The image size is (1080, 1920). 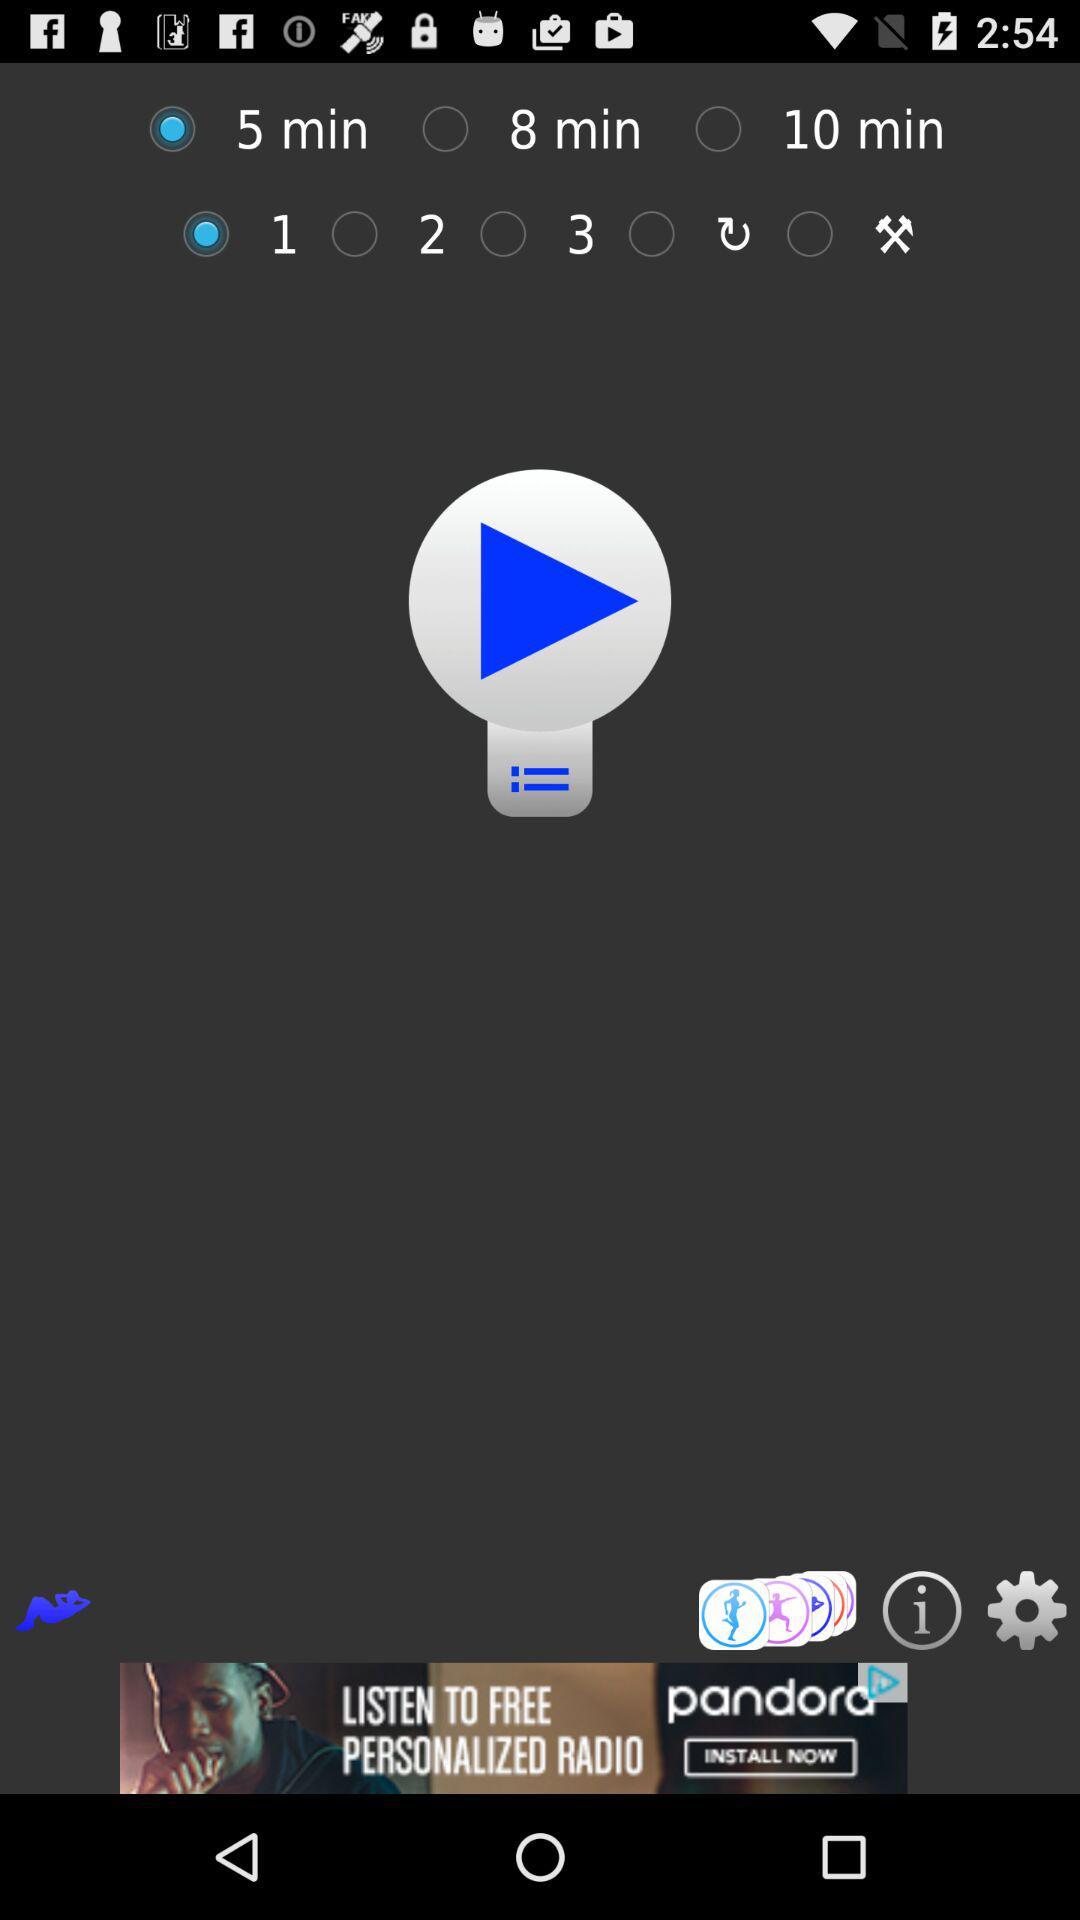 I want to click on setting, so click(x=1027, y=1610).